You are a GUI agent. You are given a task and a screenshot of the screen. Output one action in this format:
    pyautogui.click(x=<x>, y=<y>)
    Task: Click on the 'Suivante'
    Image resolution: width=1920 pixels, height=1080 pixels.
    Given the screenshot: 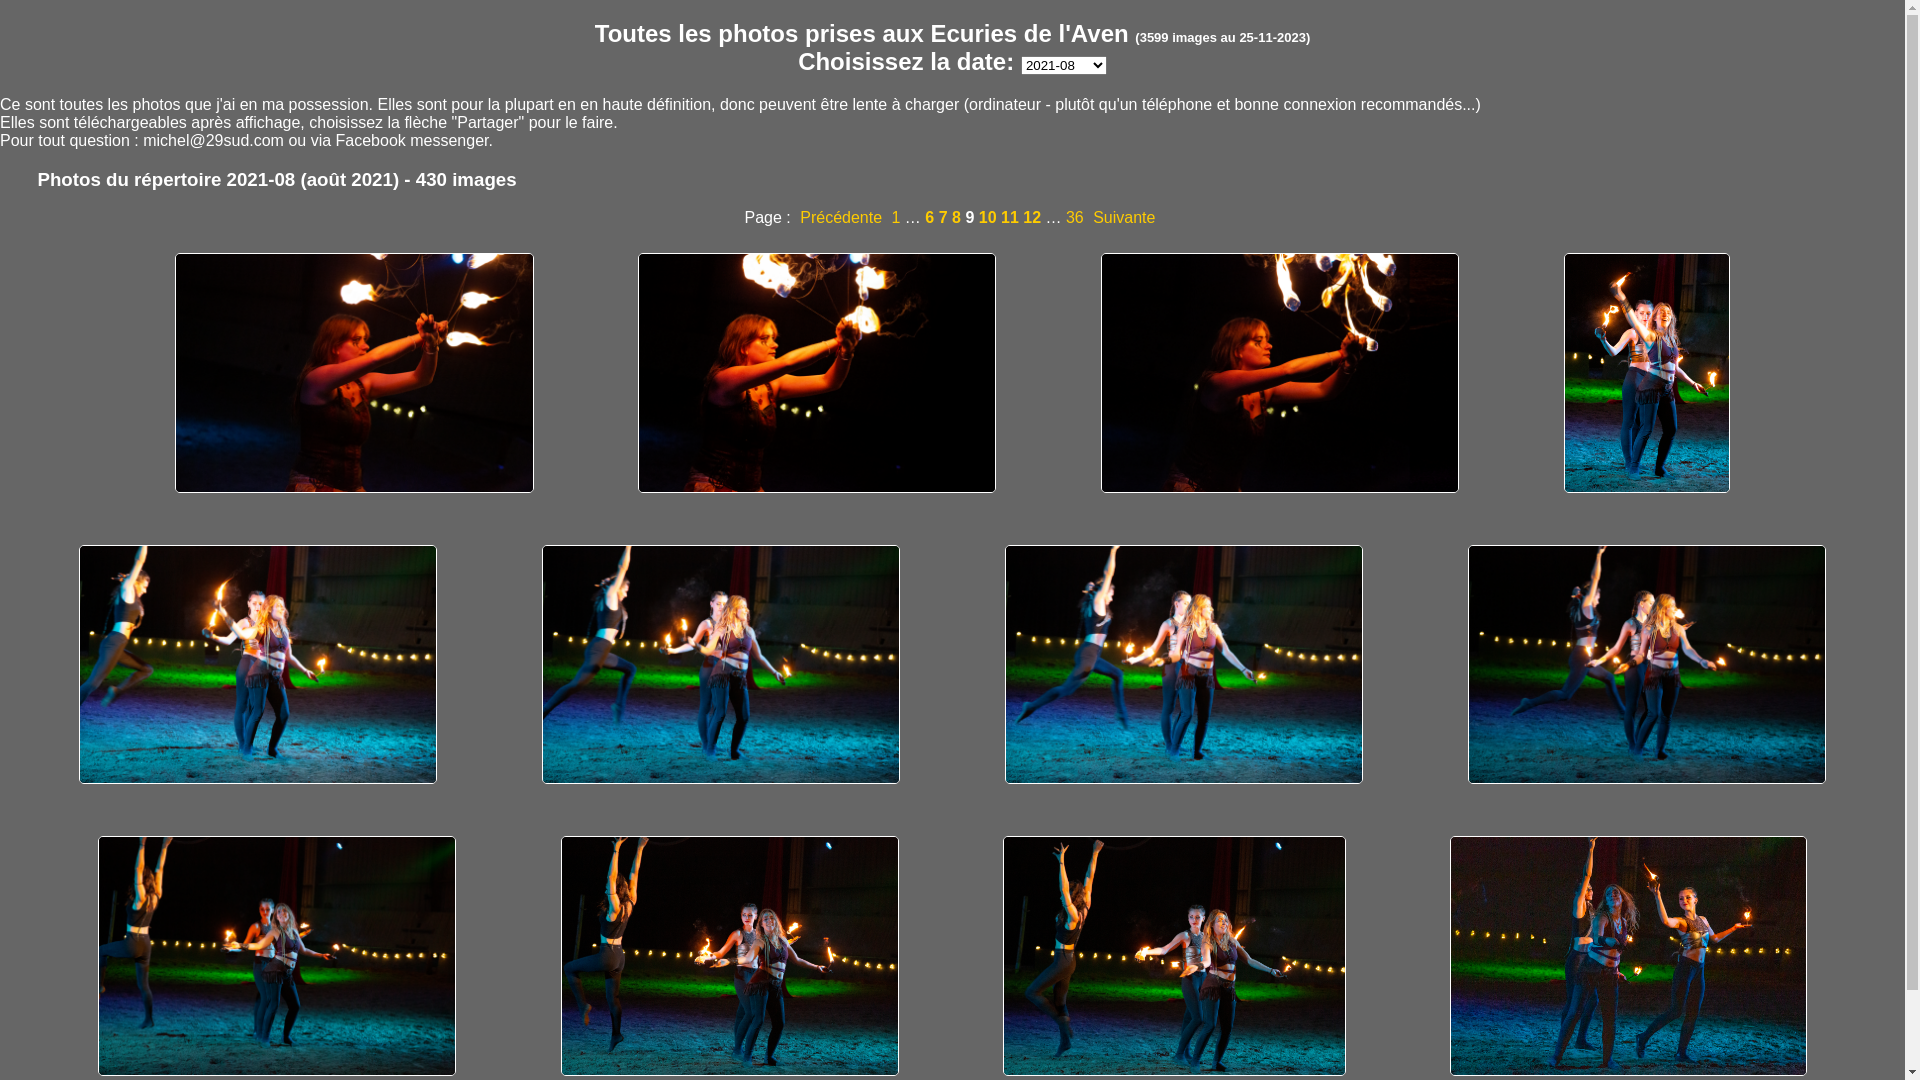 What is the action you would take?
    pyautogui.click(x=1123, y=217)
    